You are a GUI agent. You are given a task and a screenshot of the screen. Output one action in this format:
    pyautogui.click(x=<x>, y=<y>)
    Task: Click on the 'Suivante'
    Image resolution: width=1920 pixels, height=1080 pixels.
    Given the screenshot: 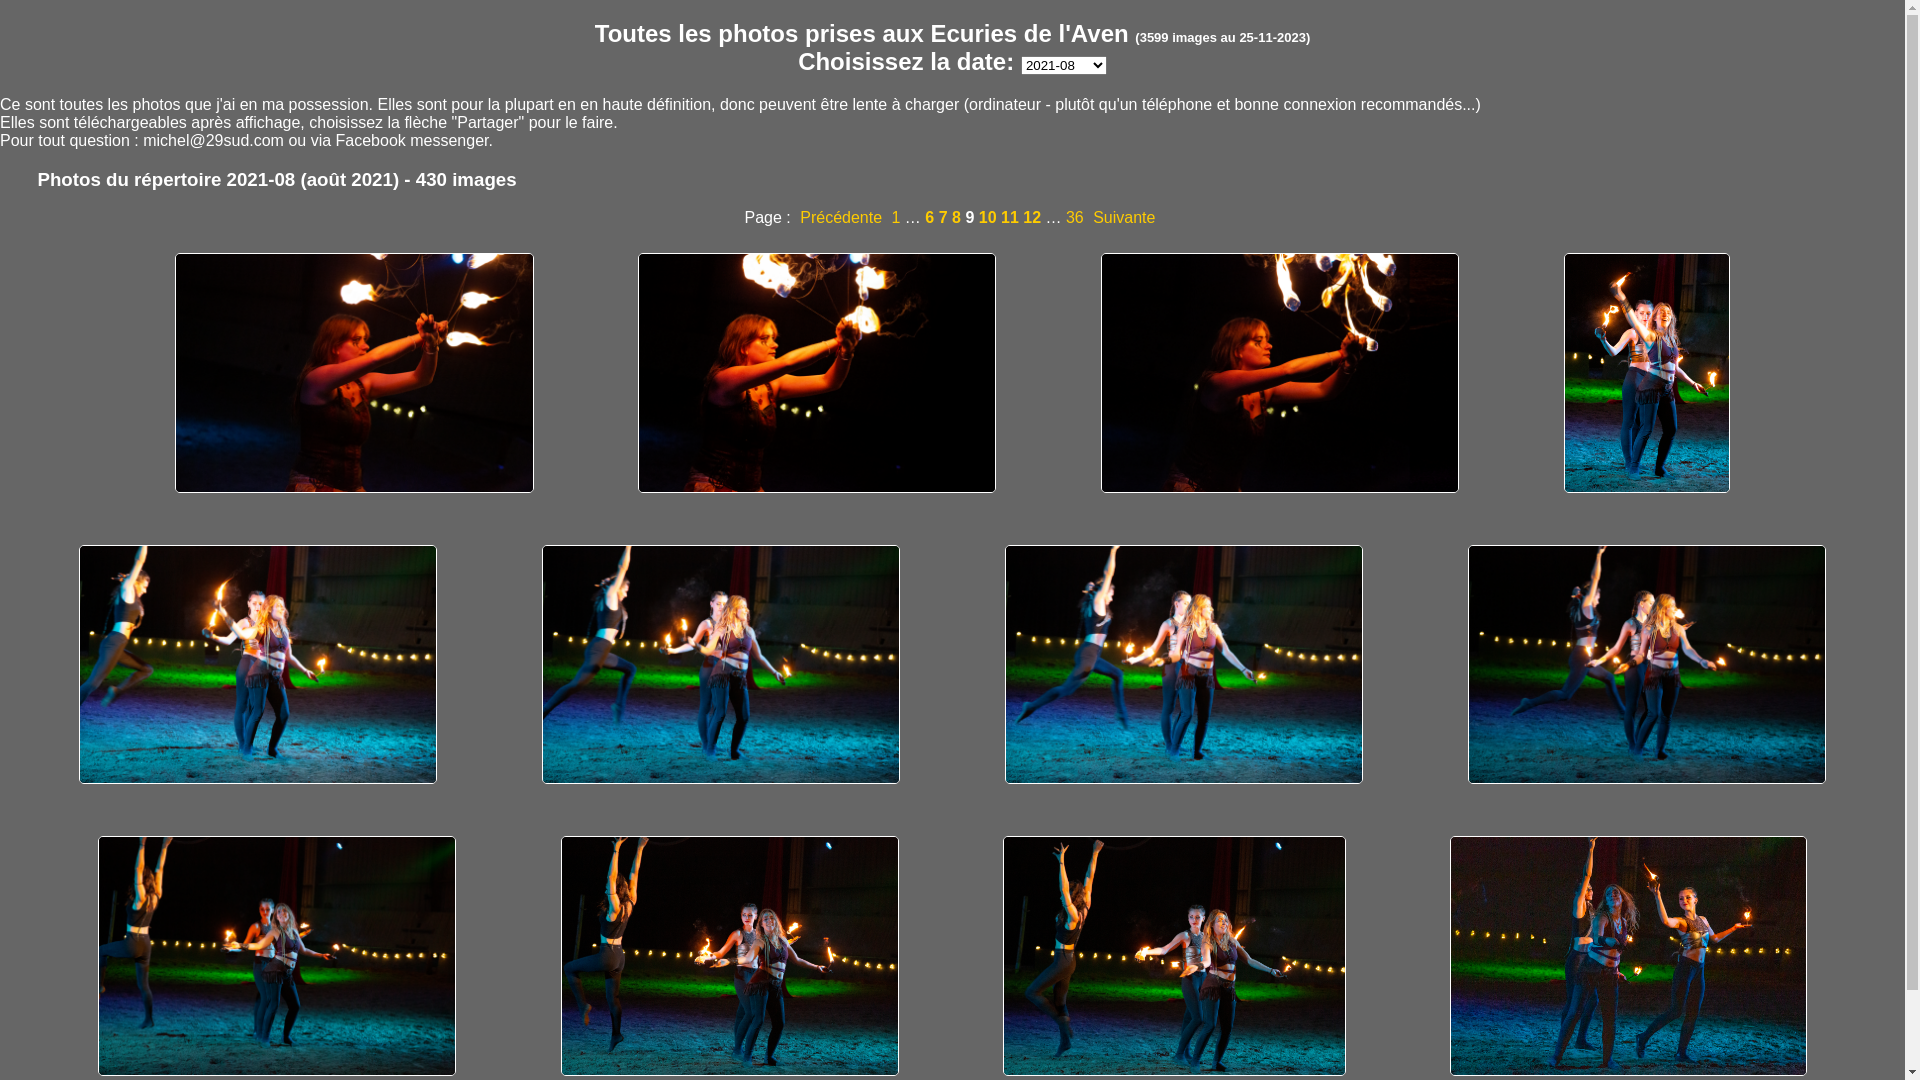 What is the action you would take?
    pyautogui.click(x=1123, y=217)
    